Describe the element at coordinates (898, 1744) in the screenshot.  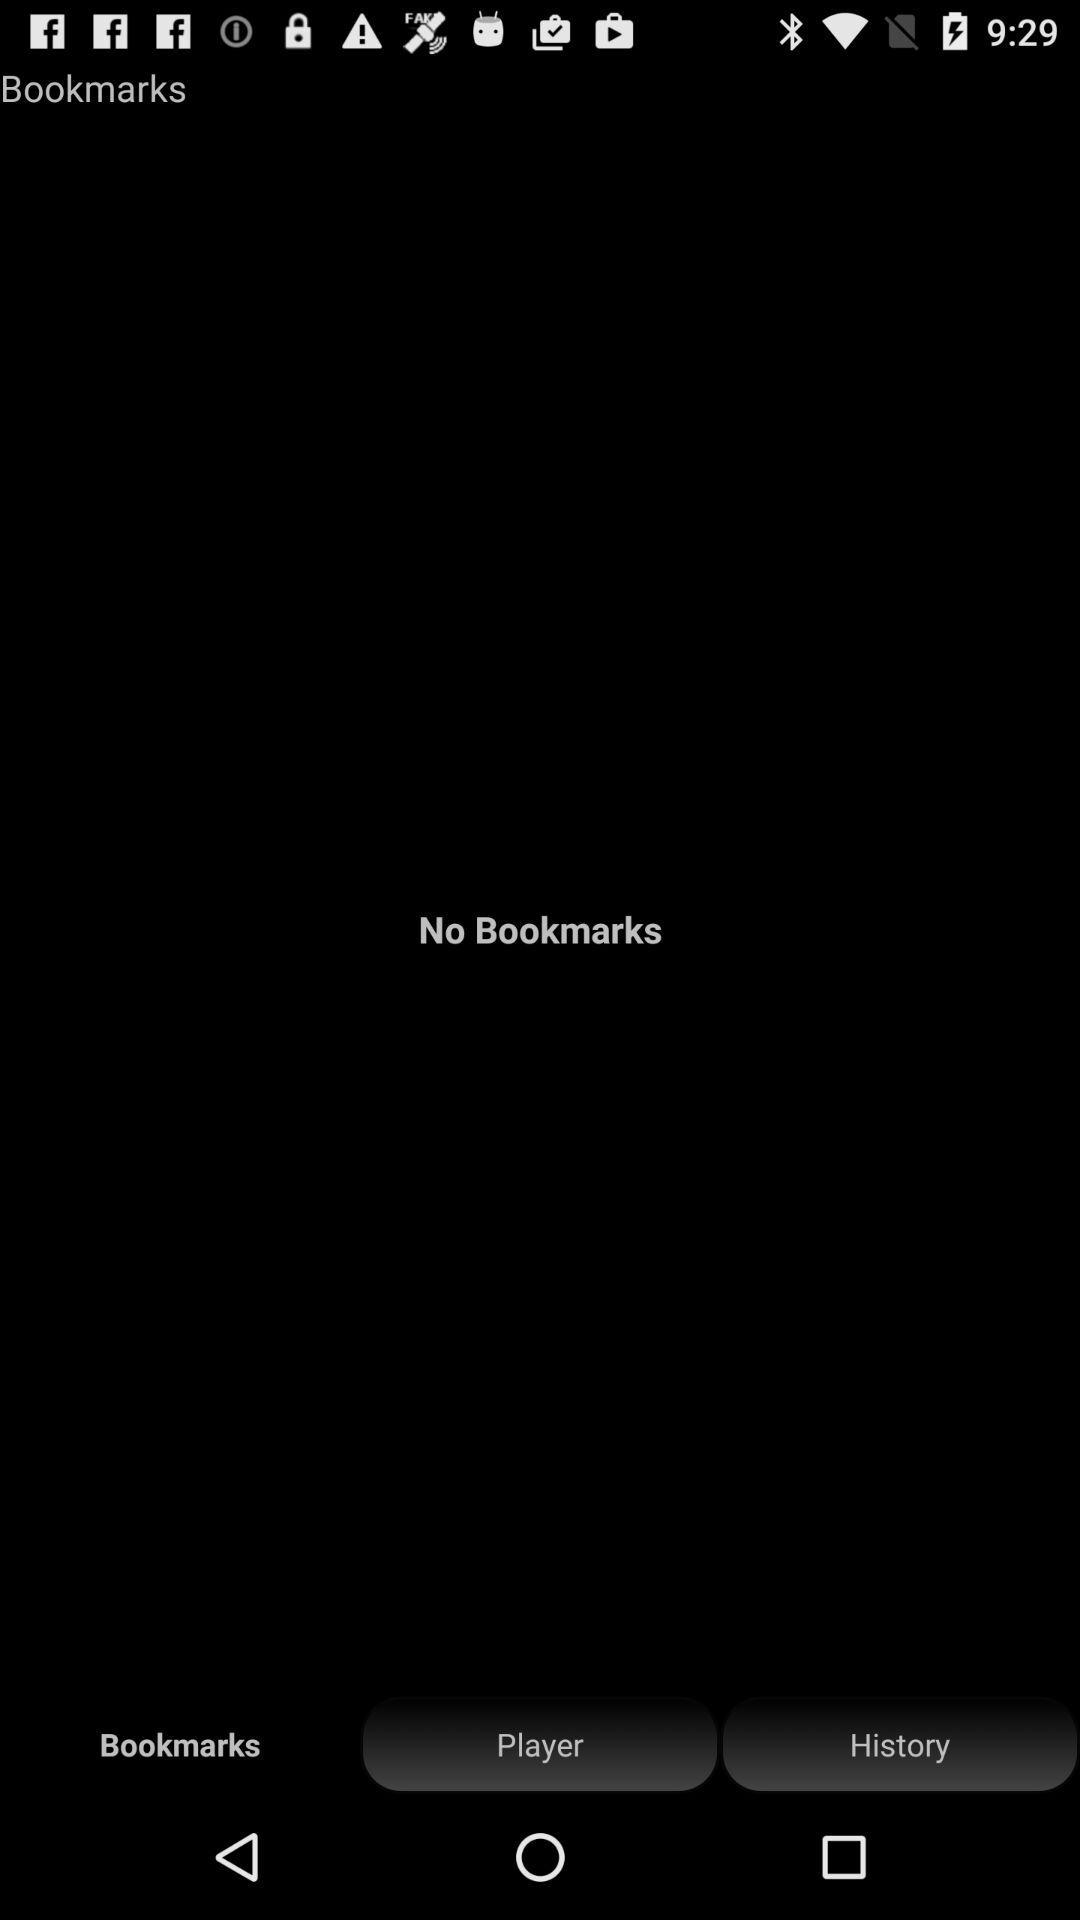
I see `the app below the no bookmarks icon` at that location.